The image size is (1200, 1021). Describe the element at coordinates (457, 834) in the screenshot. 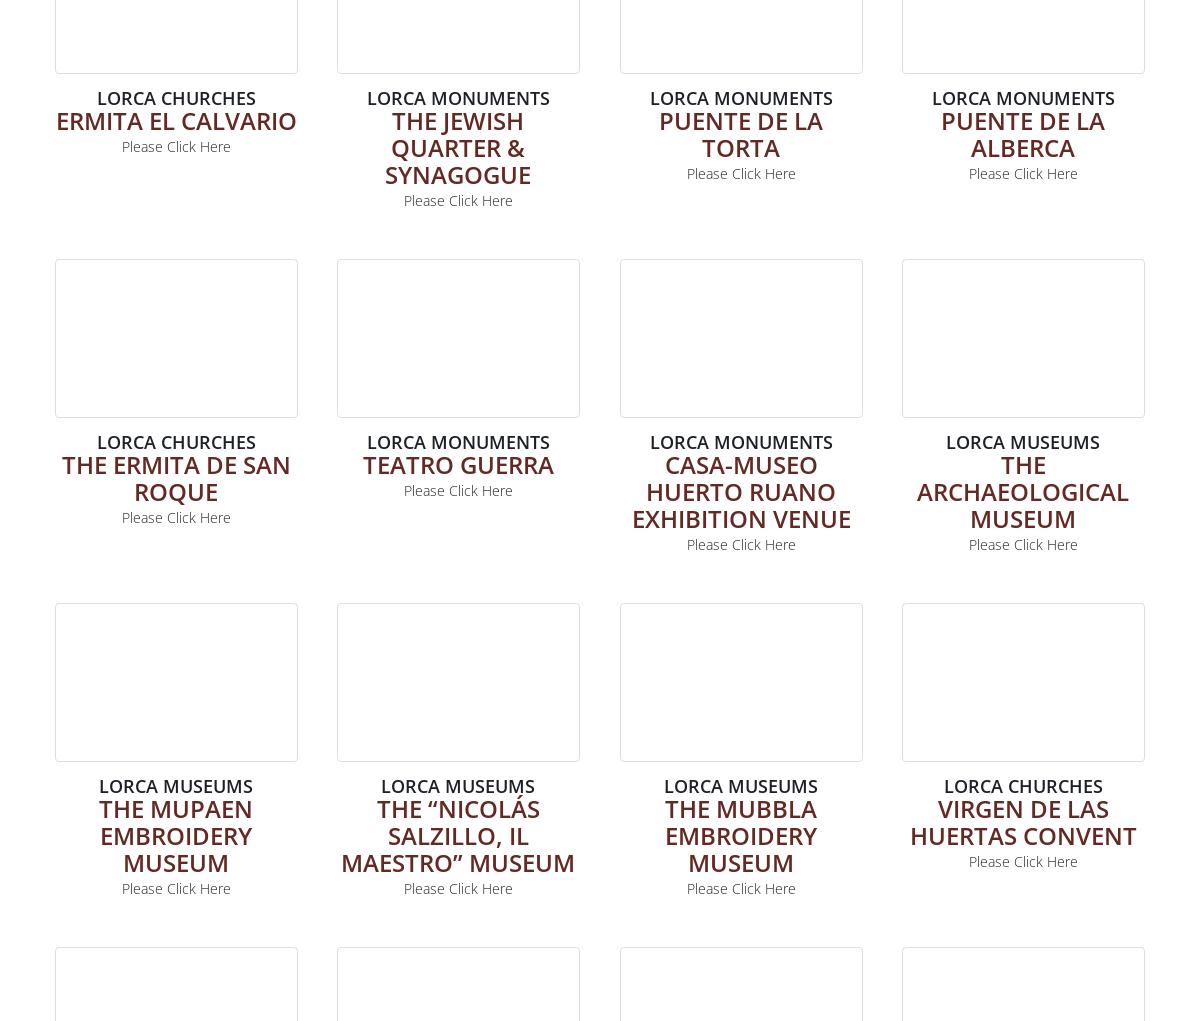

I see `'The “Nicolás Salzillo, Il Maestro” museum'` at that location.